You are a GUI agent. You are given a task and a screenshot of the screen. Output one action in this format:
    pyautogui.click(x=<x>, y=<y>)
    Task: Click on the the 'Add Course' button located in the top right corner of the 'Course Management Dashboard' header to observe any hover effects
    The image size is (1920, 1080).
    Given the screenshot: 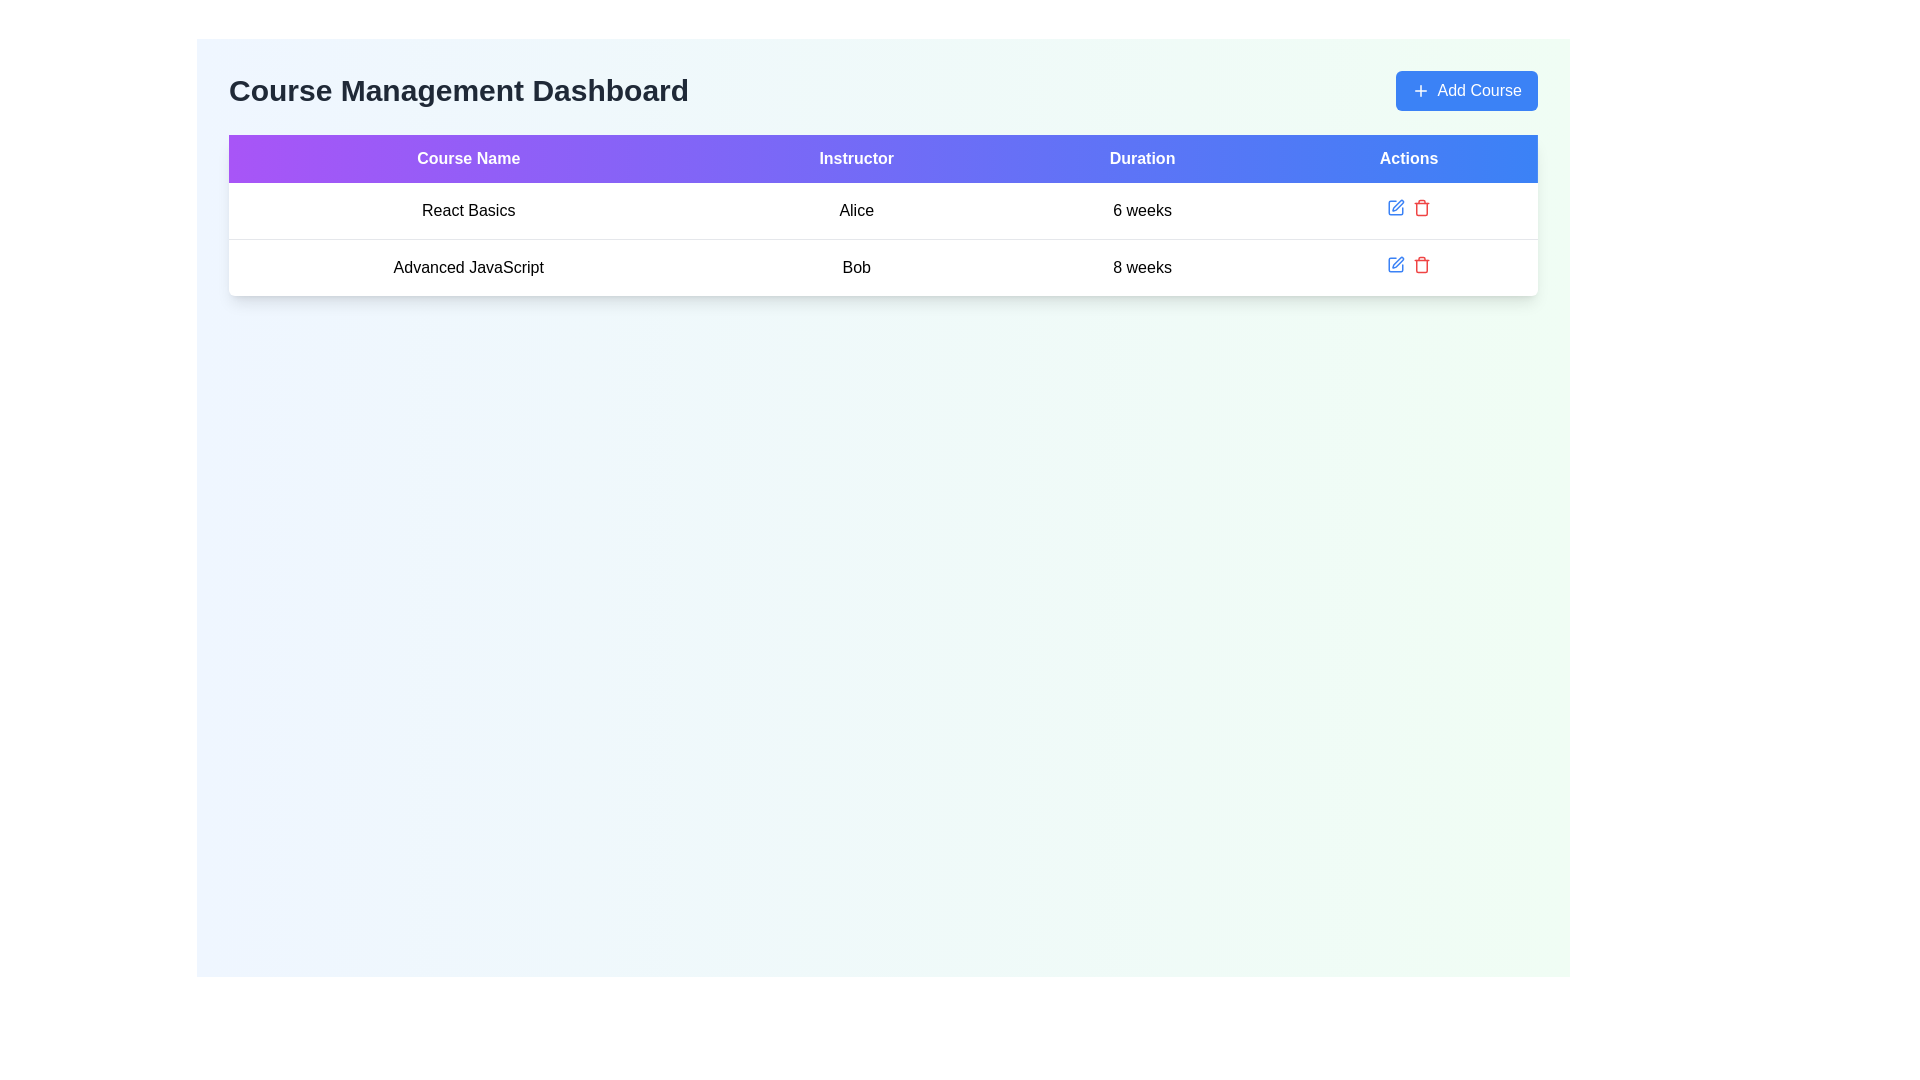 What is the action you would take?
    pyautogui.click(x=1466, y=91)
    